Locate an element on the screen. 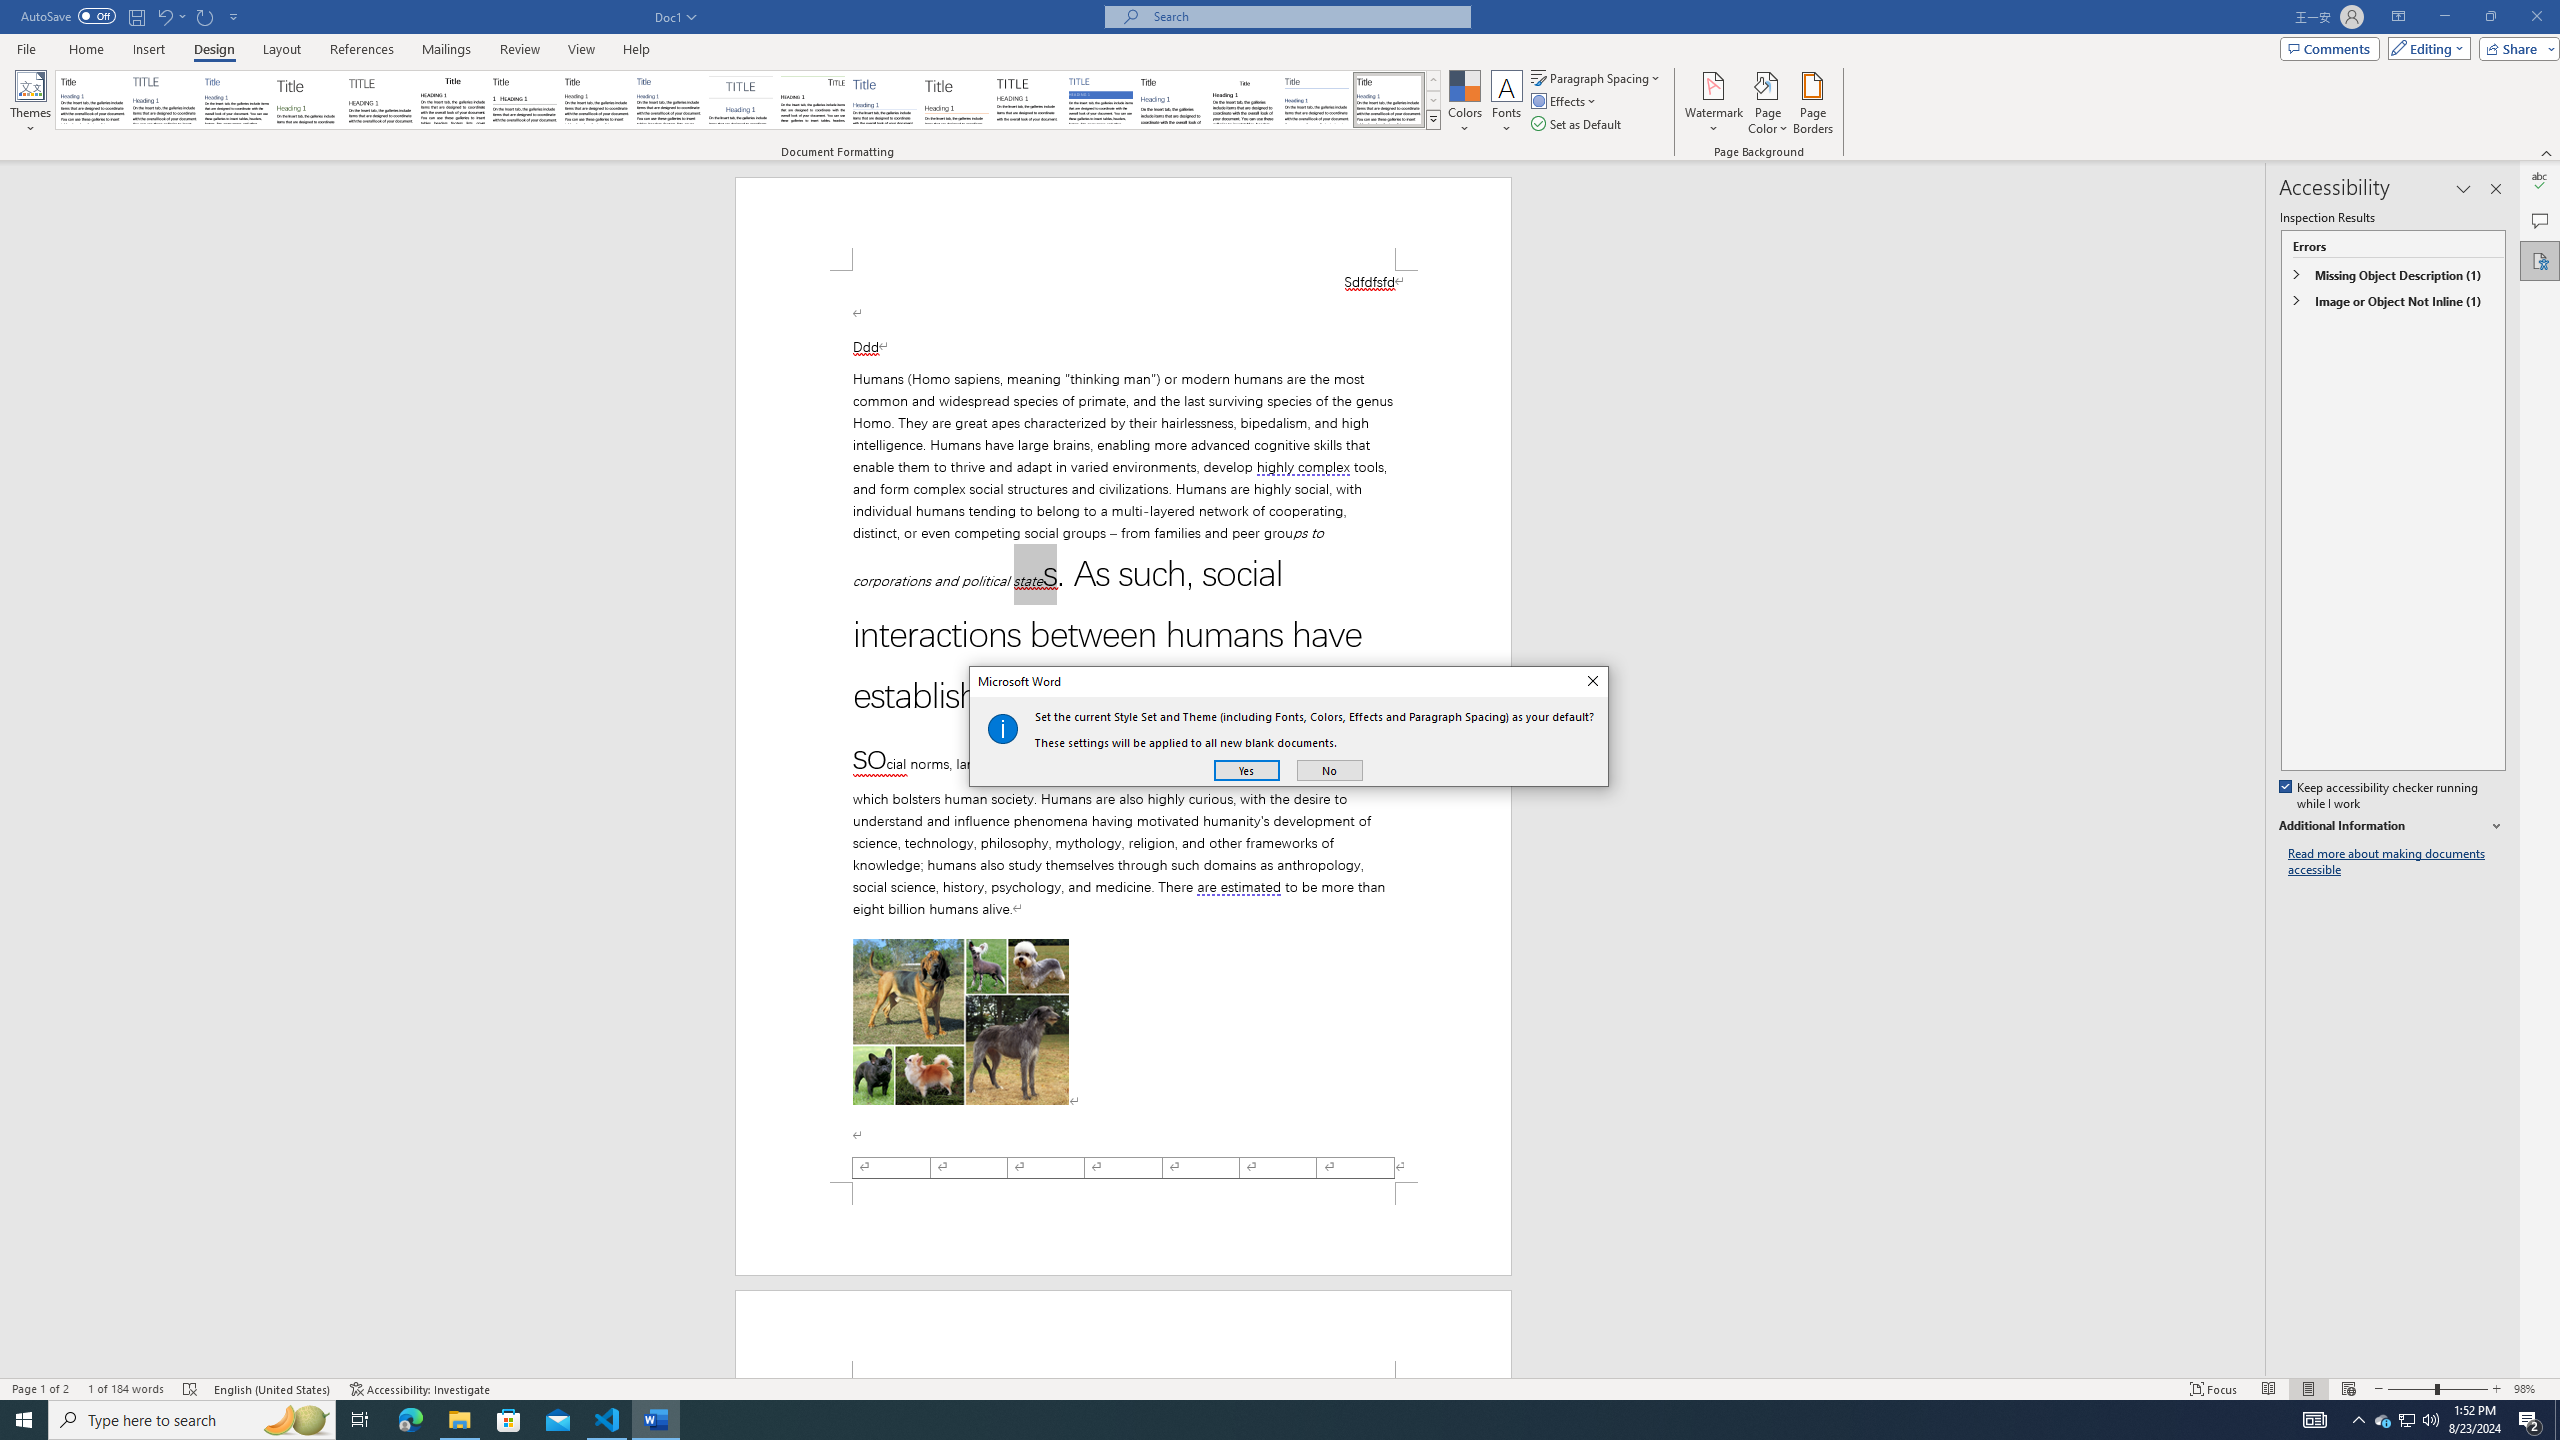 The image size is (2560, 1440). 'Minimalist' is located at coordinates (1028, 99).